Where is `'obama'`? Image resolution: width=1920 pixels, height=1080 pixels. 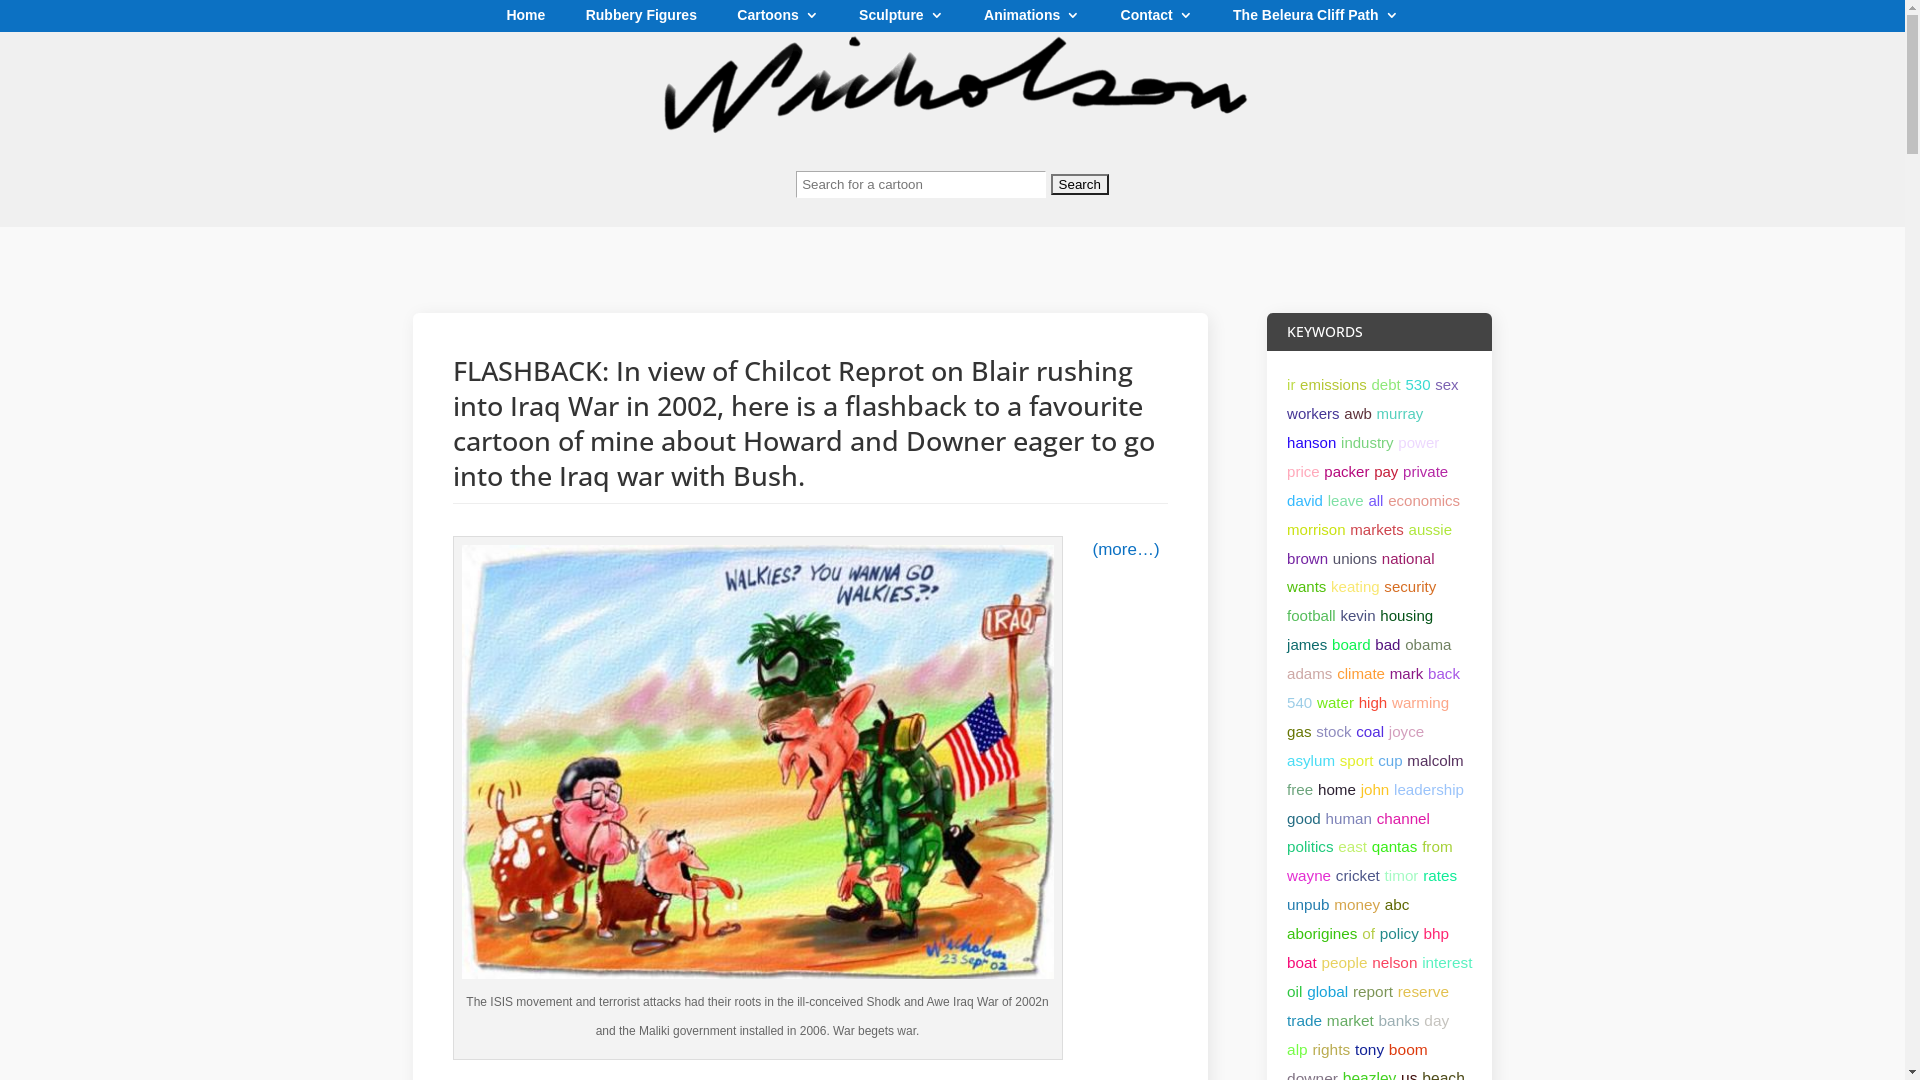
'obama' is located at coordinates (1427, 644).